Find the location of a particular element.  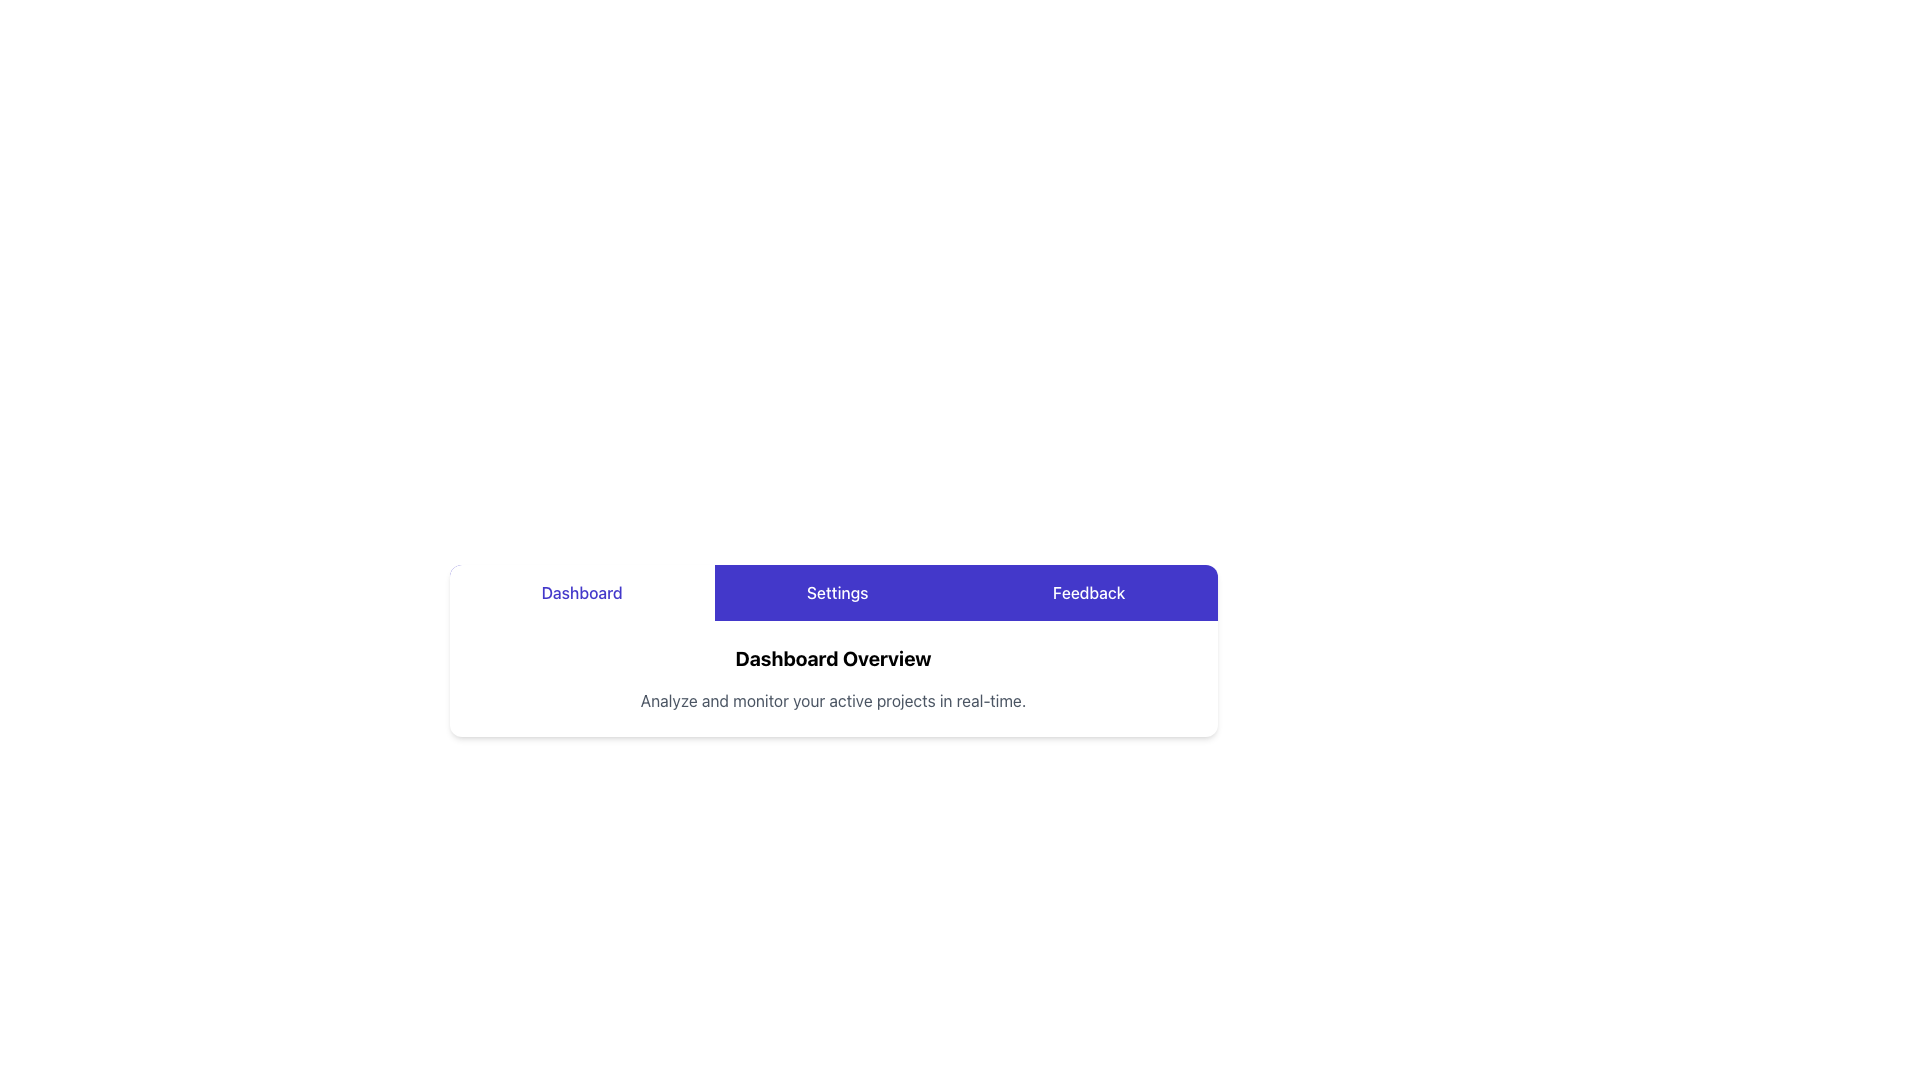

title 'Dashboard Overview' and subtitle 'Analyze and monitor your active projects in real-time.' from the Textual Information Block, which is prominently displayed in a white card below the navigation bar is located at coordinates (833, 677).